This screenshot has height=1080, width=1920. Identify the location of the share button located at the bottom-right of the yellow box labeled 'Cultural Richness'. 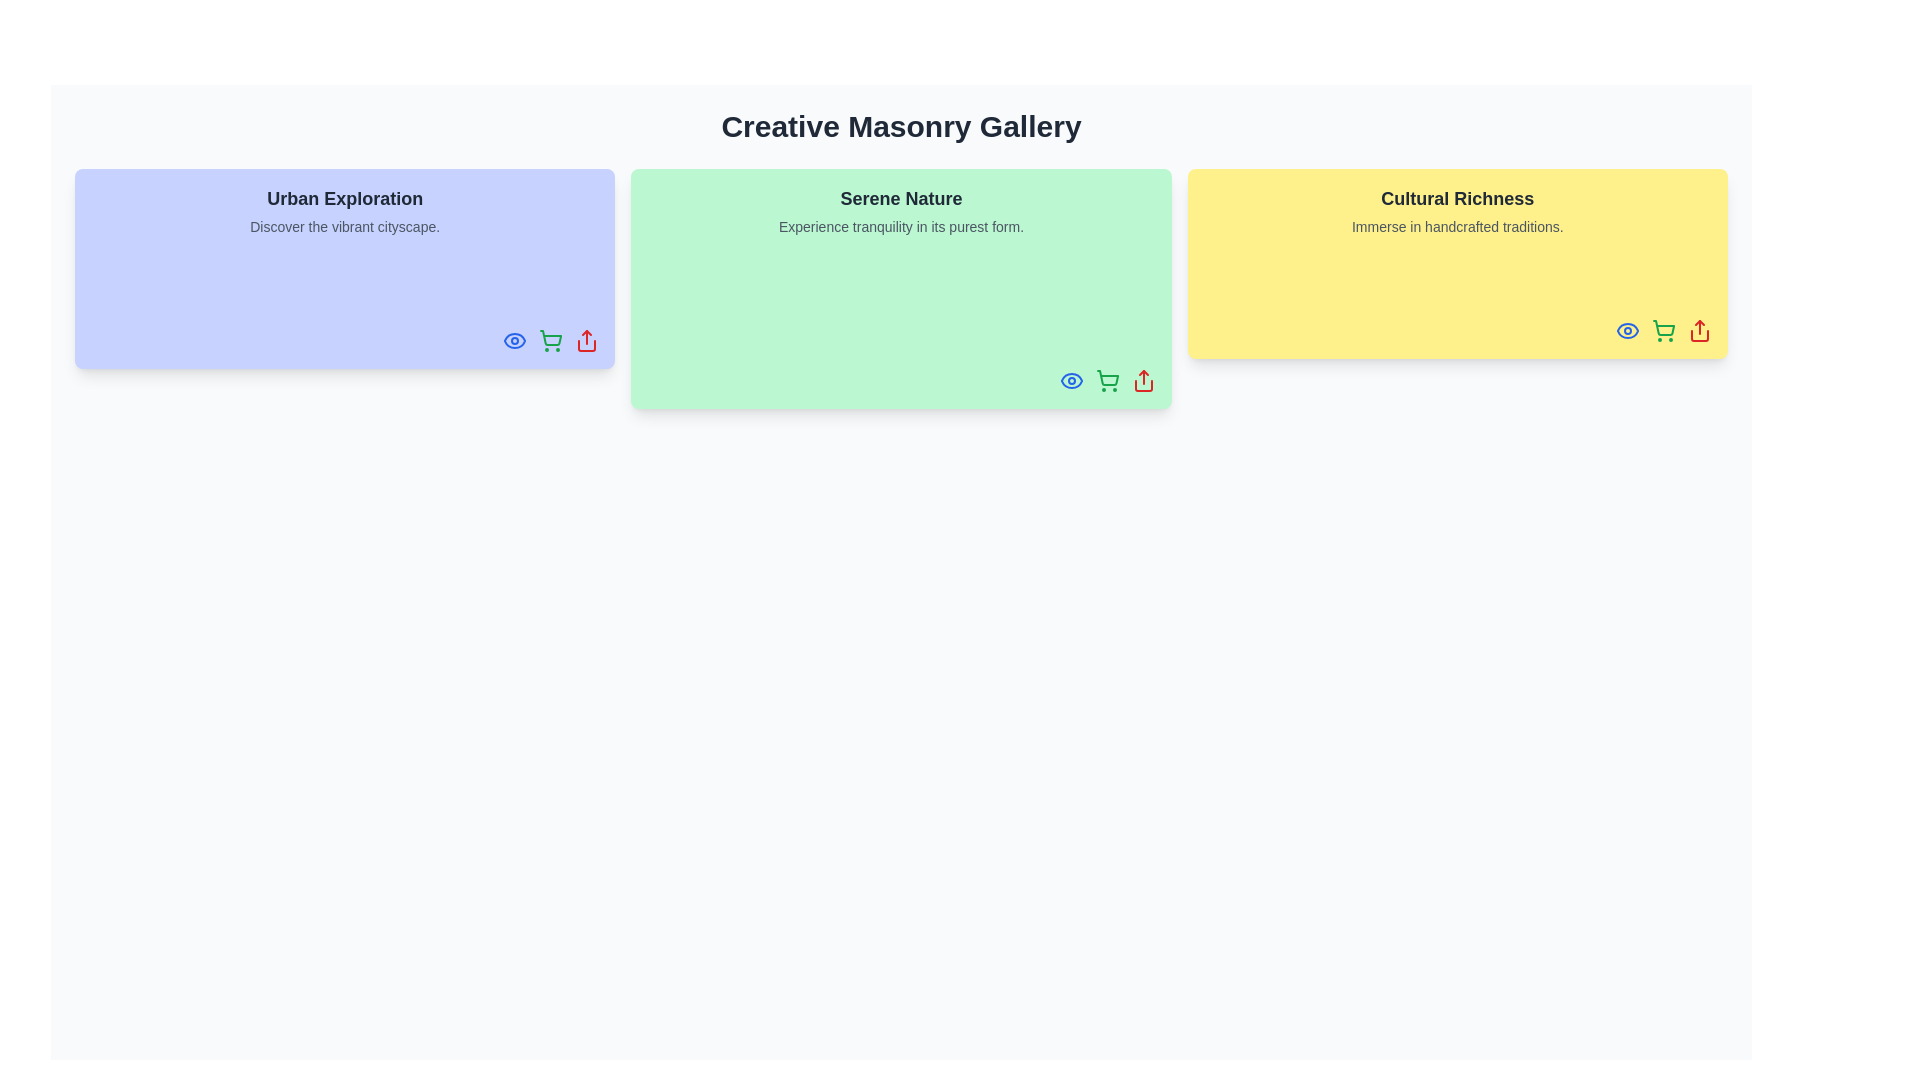
(1698, 330).